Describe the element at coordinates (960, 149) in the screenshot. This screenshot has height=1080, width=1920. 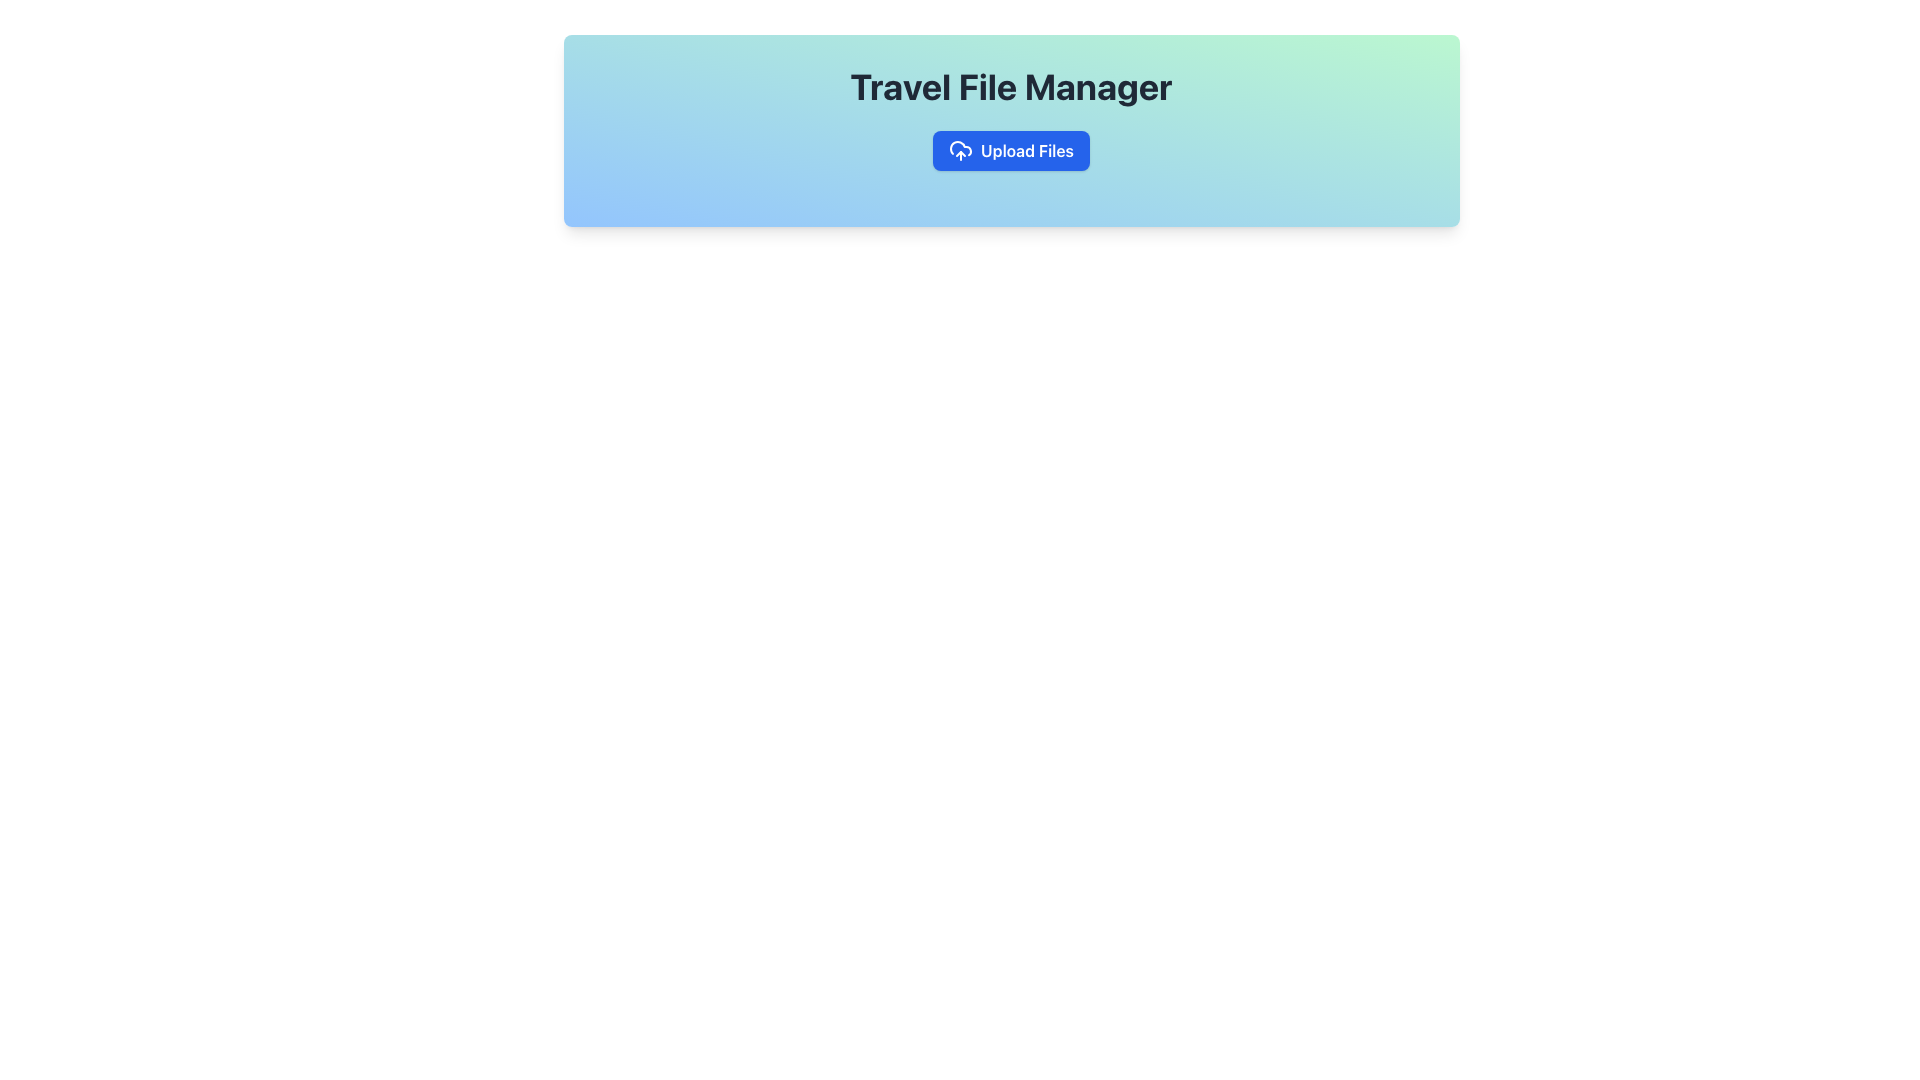
I see `the cloud icon with an upward arrow located within the blue 'Upload Files' button` at that location.